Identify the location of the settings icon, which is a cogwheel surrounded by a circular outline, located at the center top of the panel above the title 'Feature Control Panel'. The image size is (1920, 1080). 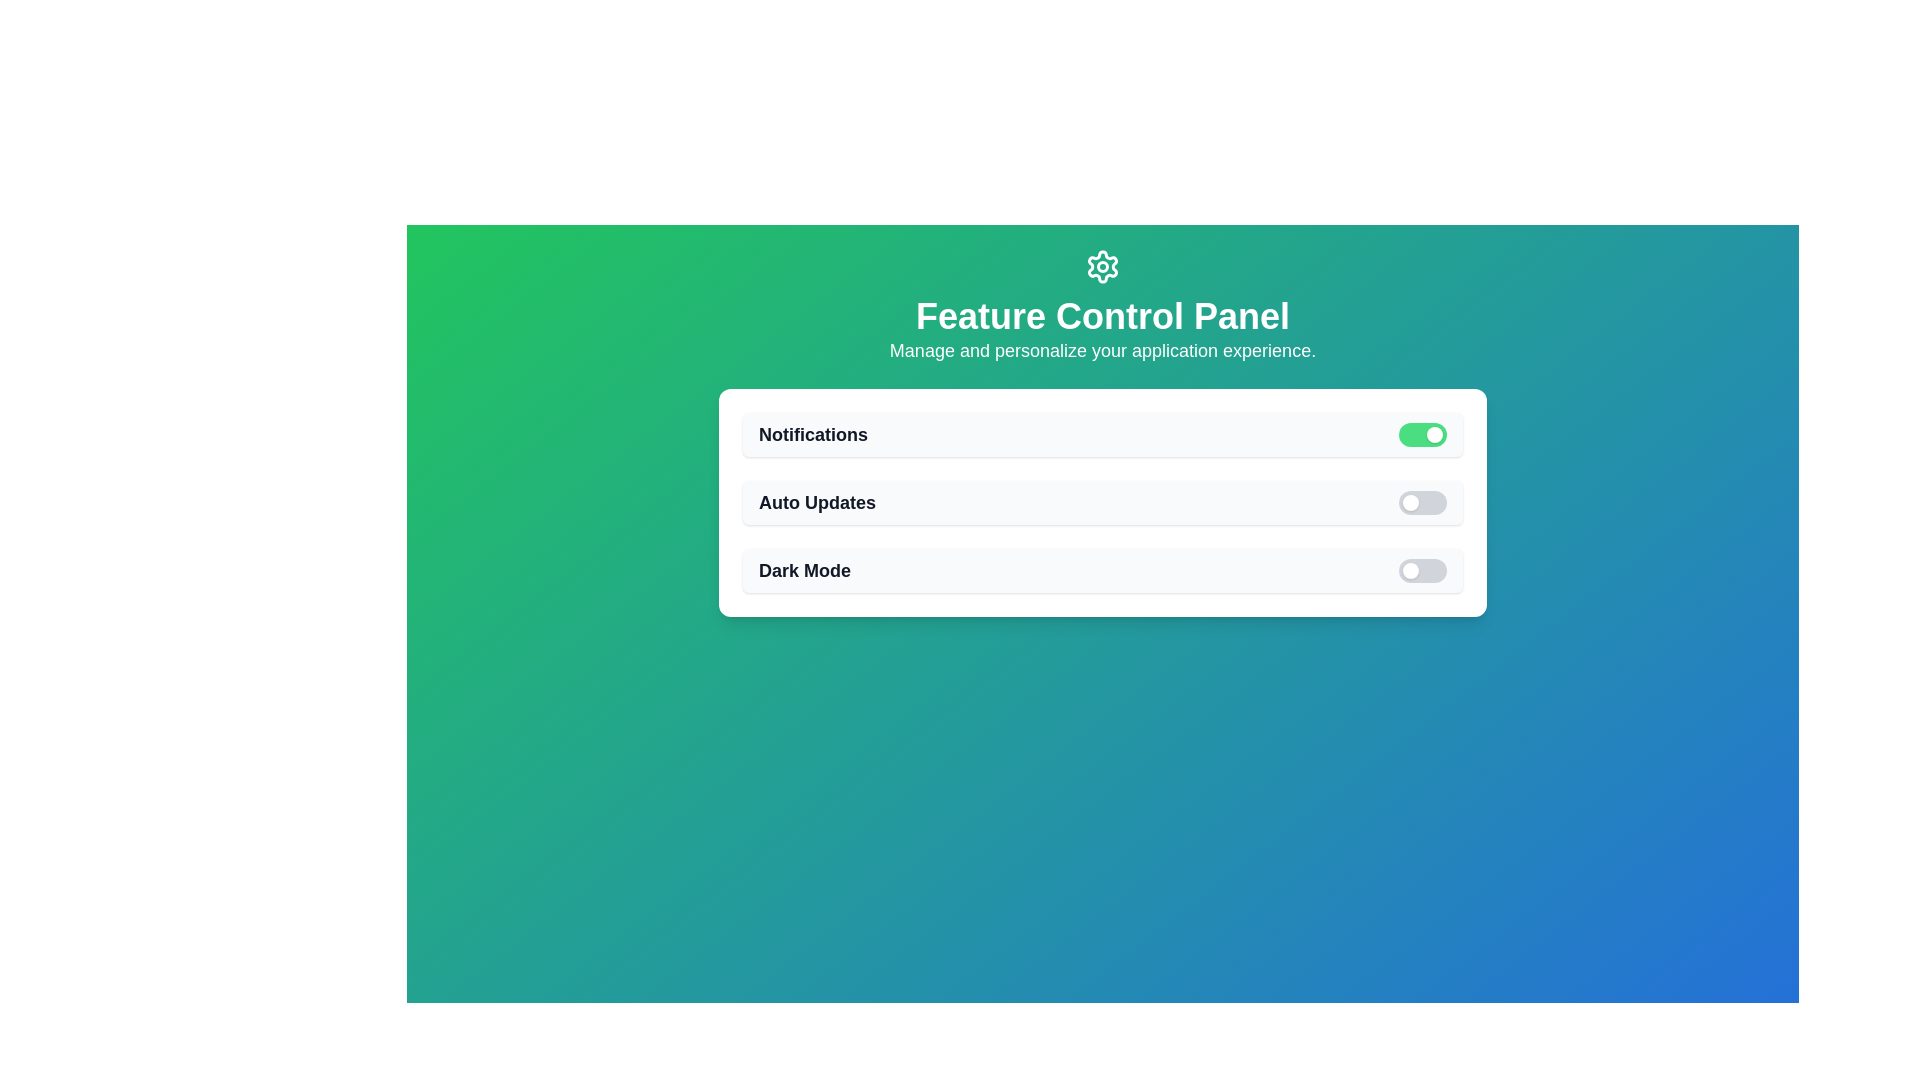
(1102, 265).